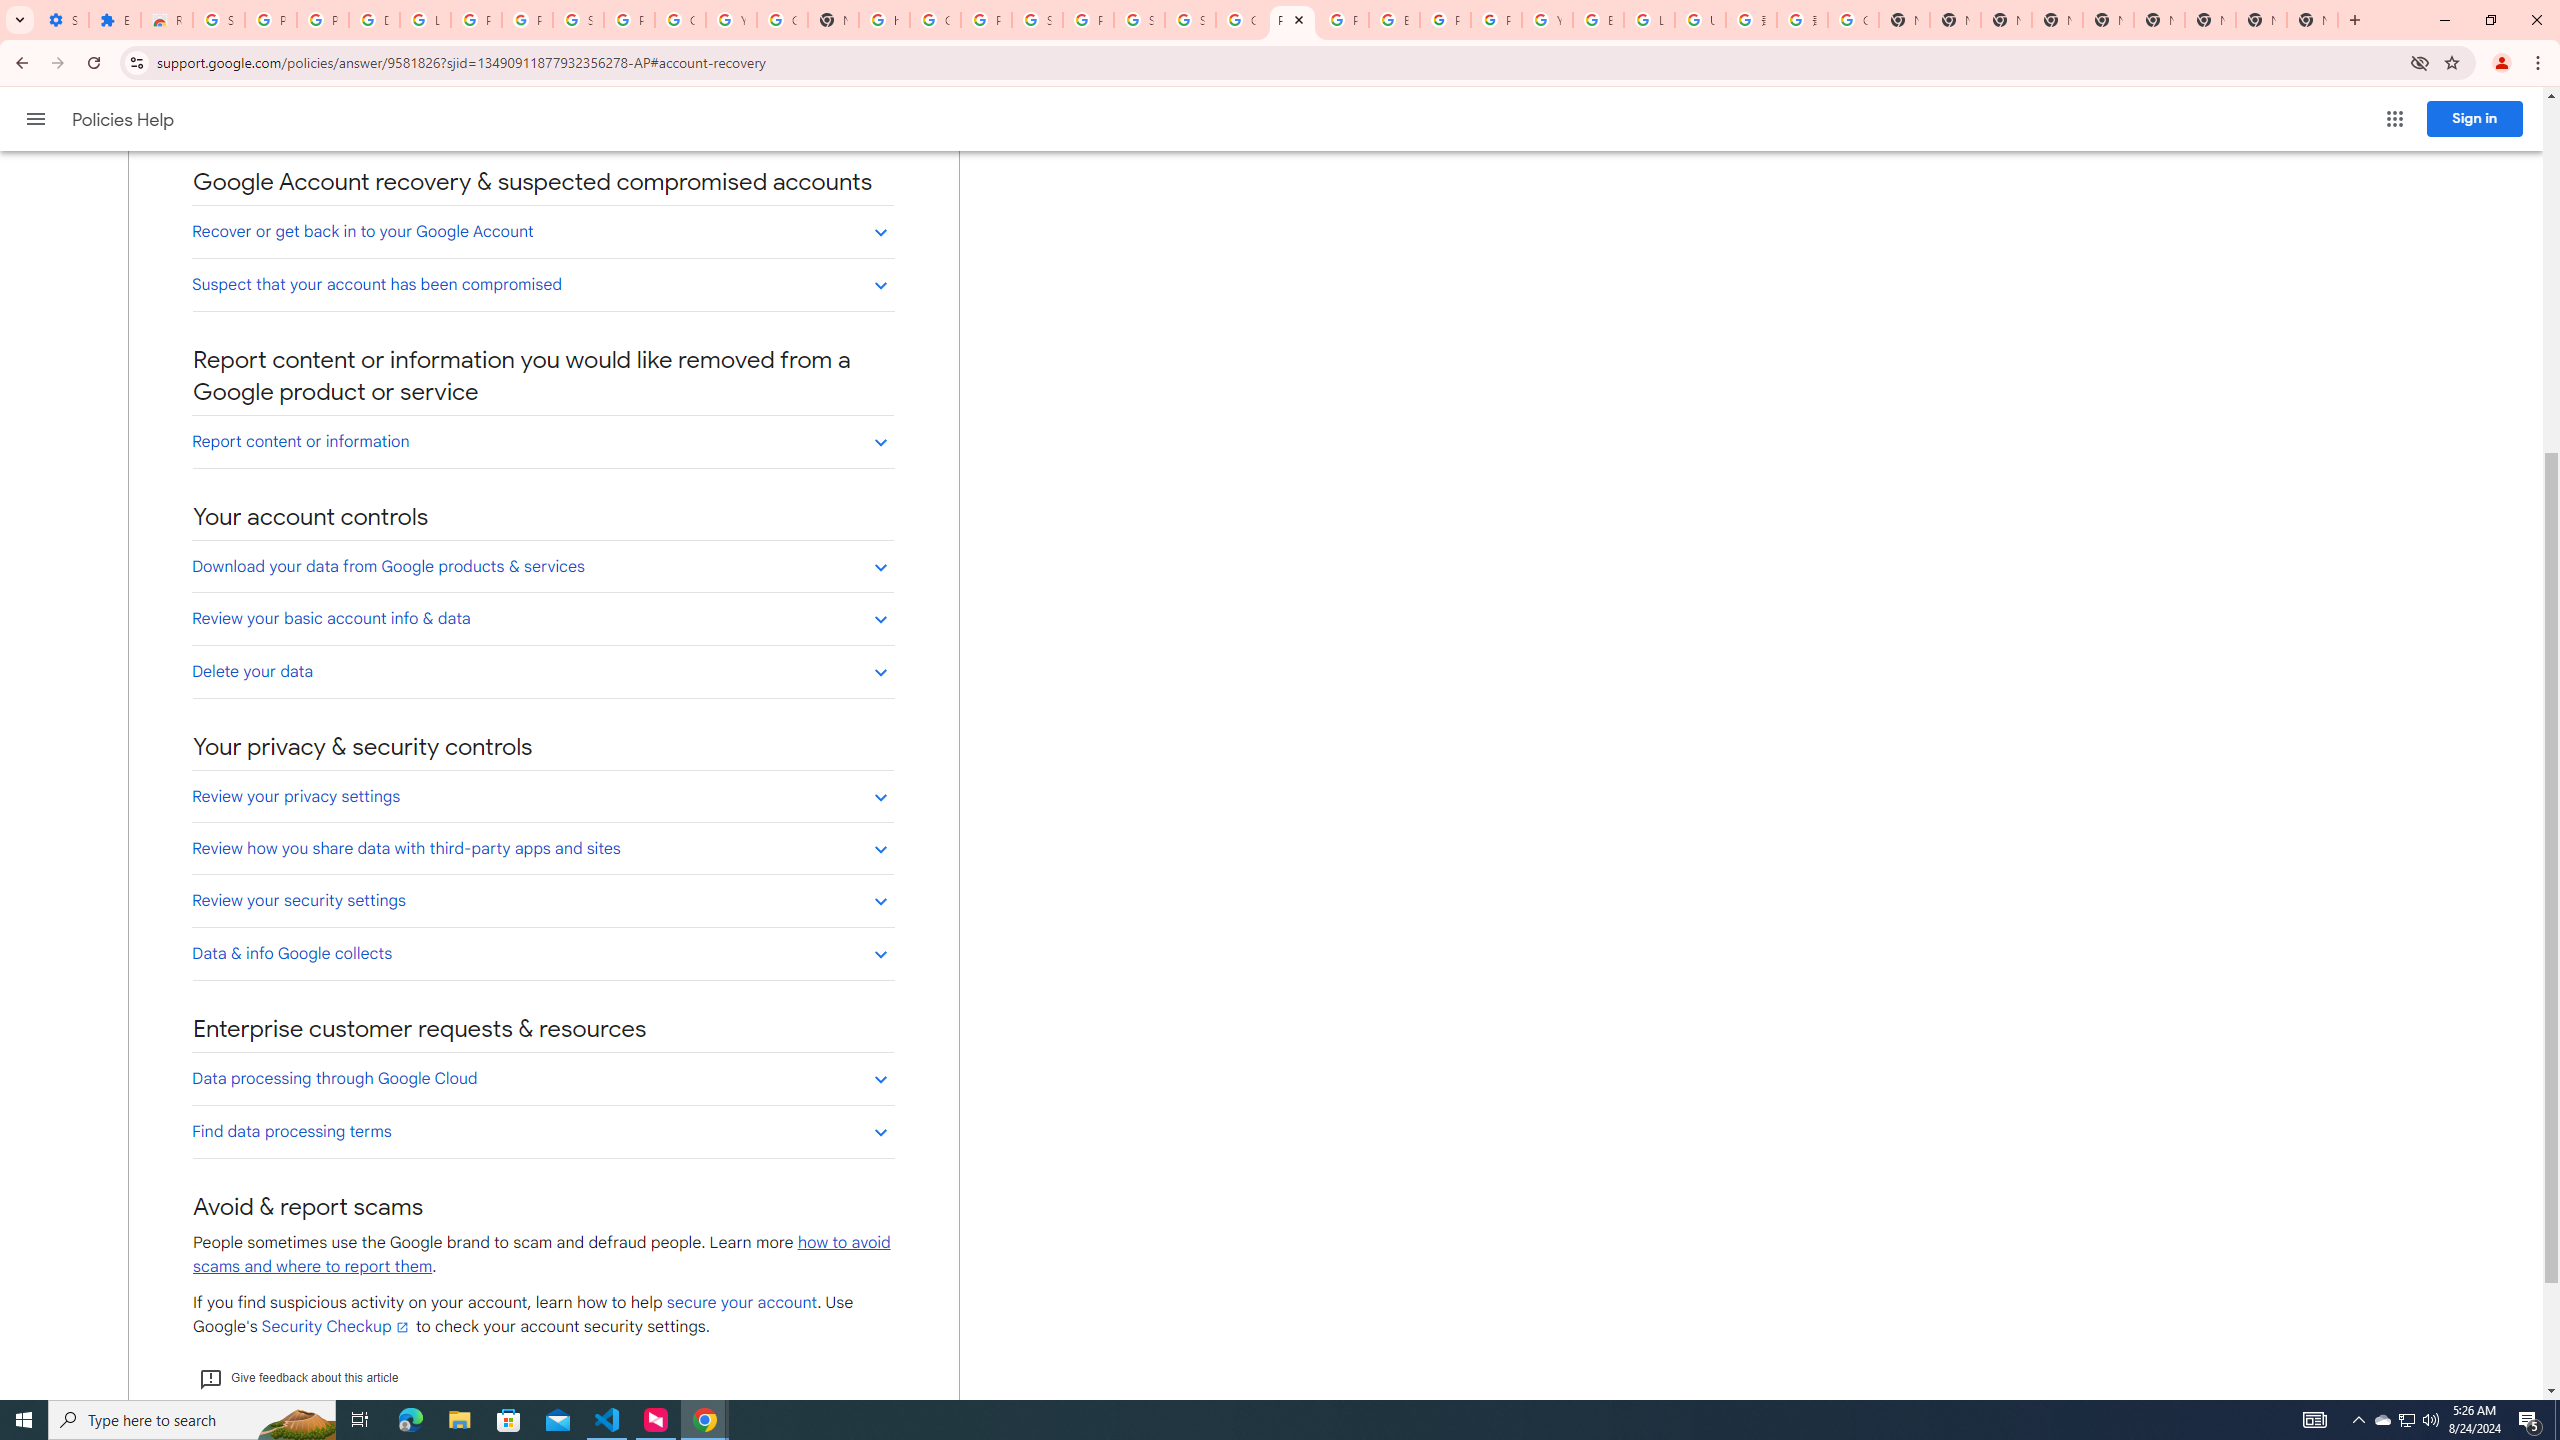 This screenshot has height=1440, width=2560. What do you see at coordinates (125, 119) in the screenshot?
I see `'Policies Help'` at bounding box center [125, 119].